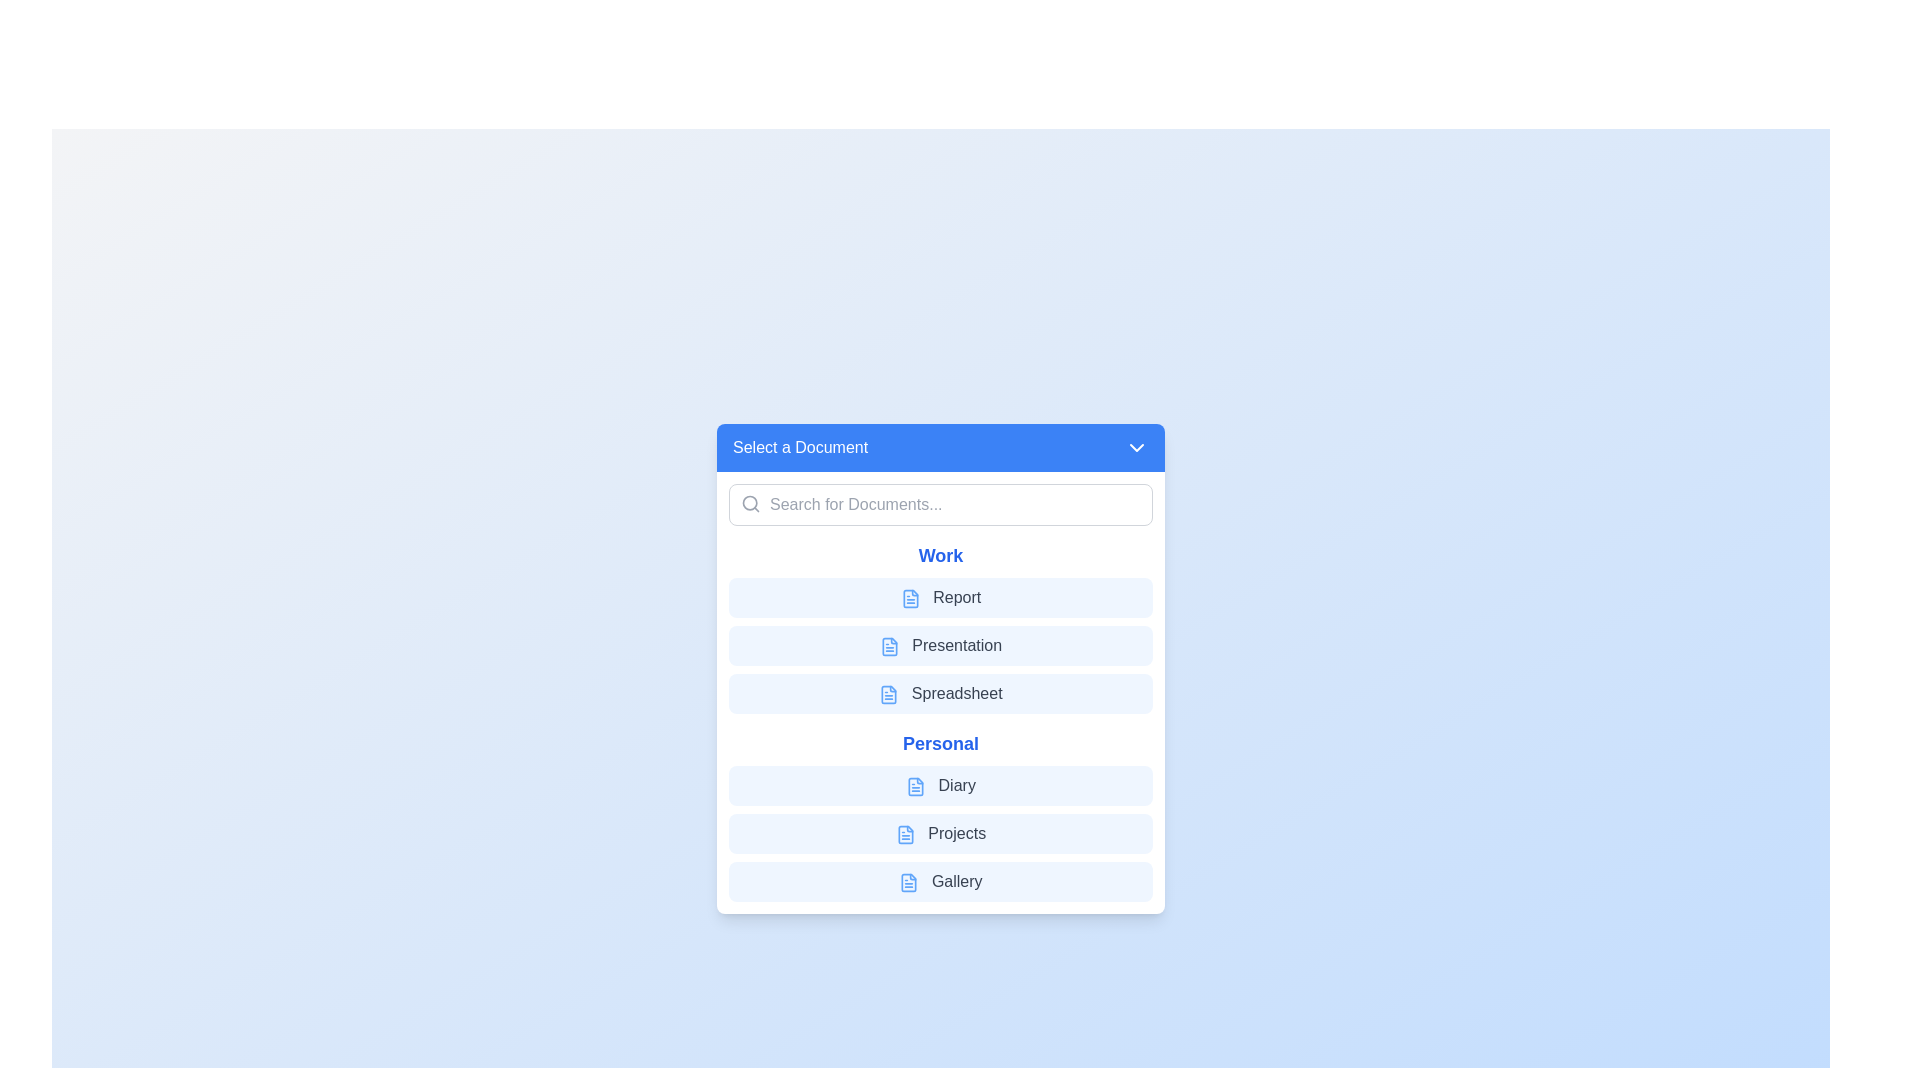 The image size is (1920, 1080). Describe the element at coordinates (939, 555) in the screenshot. I see `the section title text label located directly below the search input field and above the clickable items like 'Report', 'Presentation', and 'Spreadsheet'` at that location.